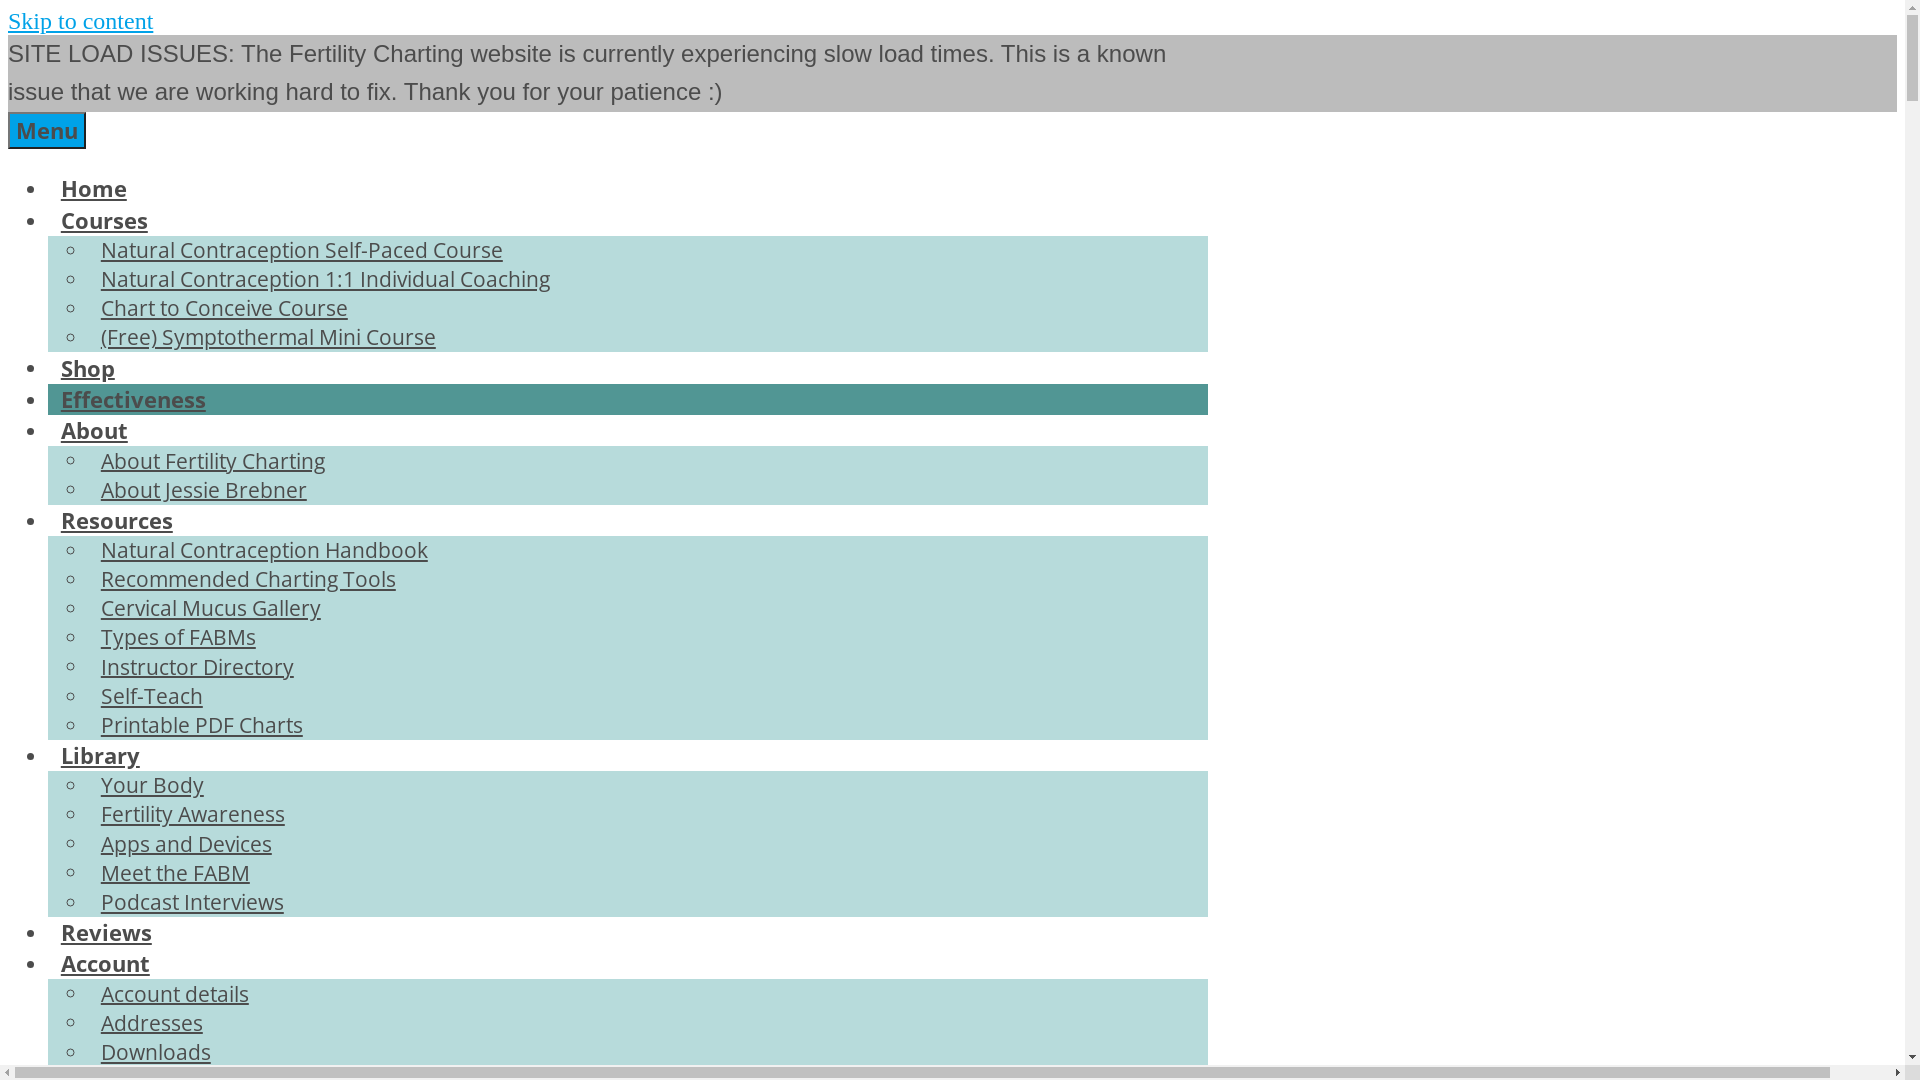 Image resolution: width=1920 pixels, height=1080 pixels. What do you see at coordinates (151, 784) in the screenshot?
I see `'Your Body'` at bounding box center [151, 784].